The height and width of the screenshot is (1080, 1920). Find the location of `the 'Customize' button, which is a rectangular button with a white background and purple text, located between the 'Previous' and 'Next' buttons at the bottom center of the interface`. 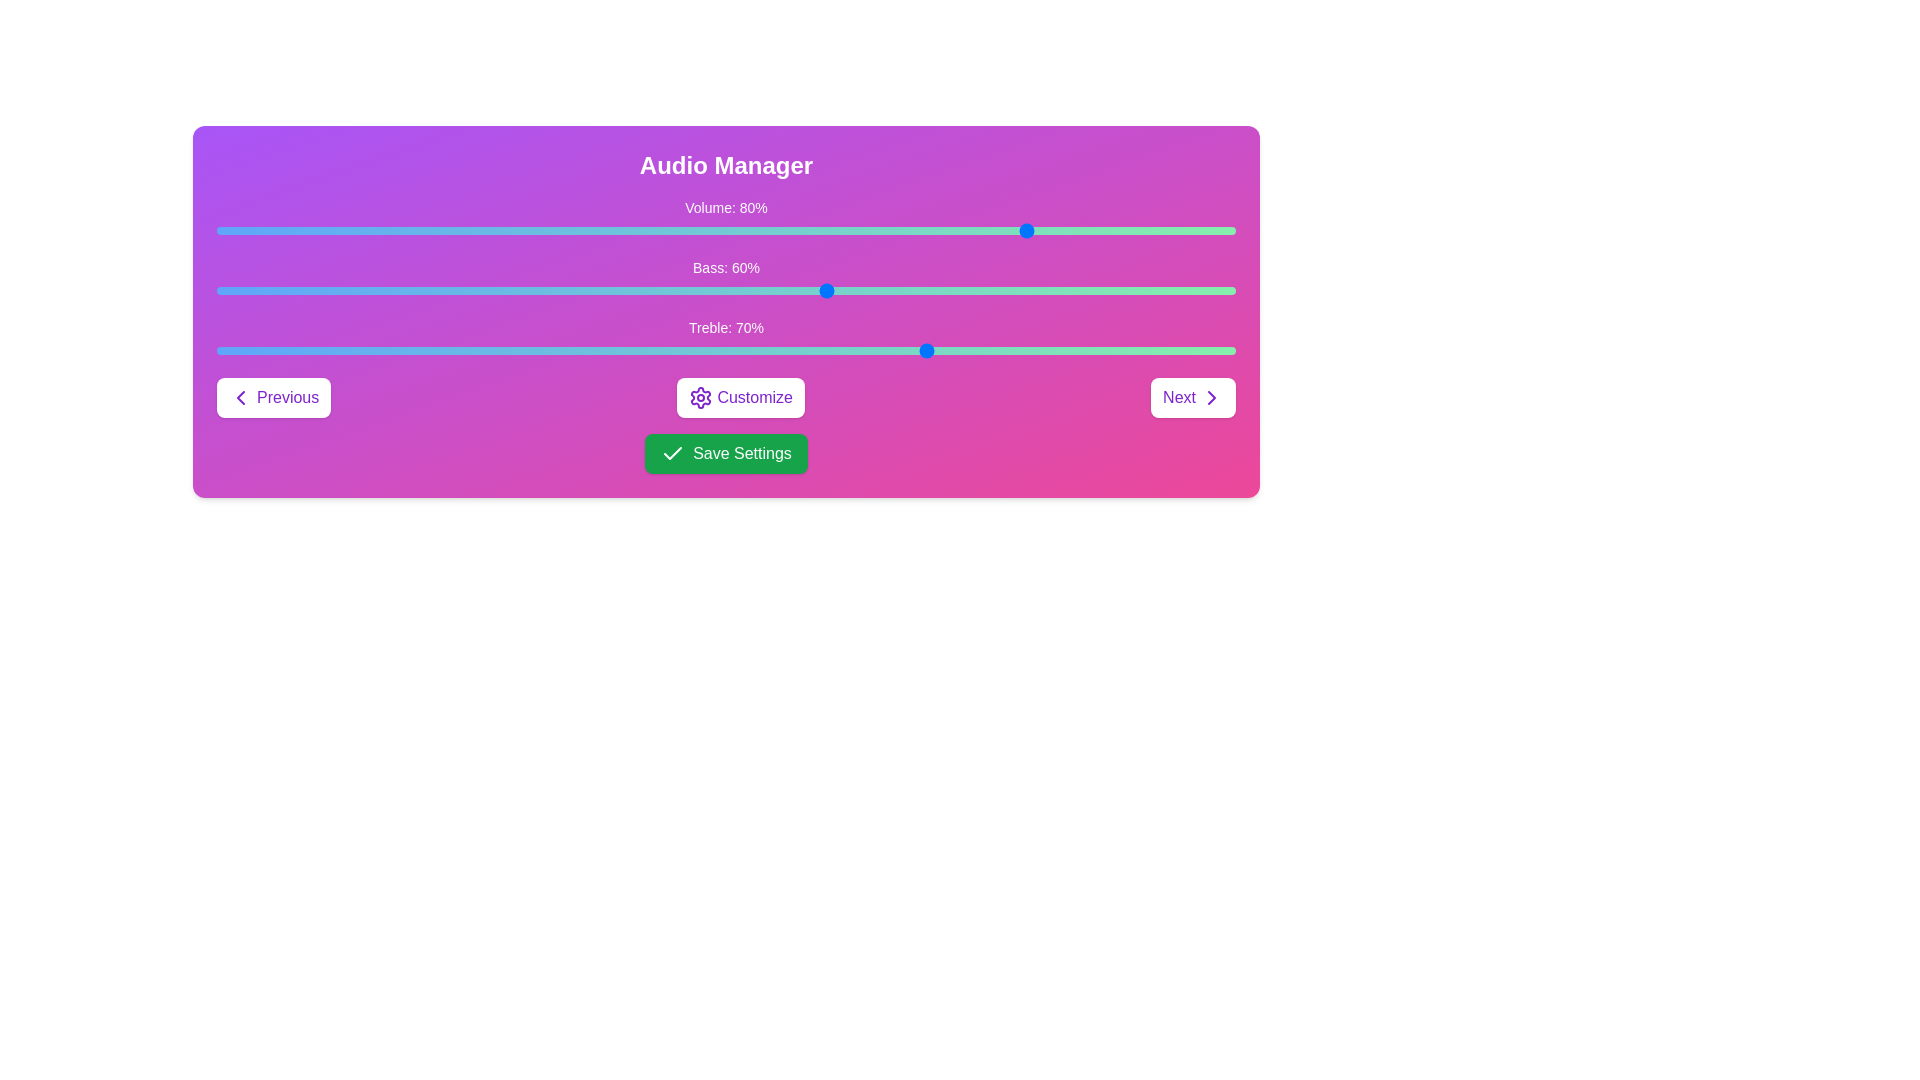

the 'Customize' button, which is a rectangular button with a white background and purple text, located between the 'Previous' and 'Next' buttons at the bottom center of the interface is located at coordinates (740, 397).